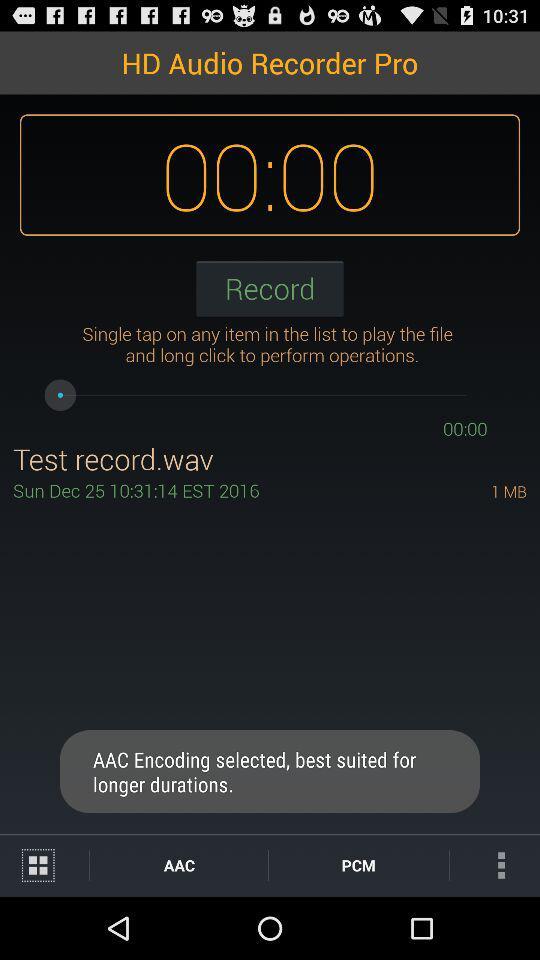 Image resolution: width=540 pixels, height=960 pixels. I want to click on expand menu, so click(44, 864).